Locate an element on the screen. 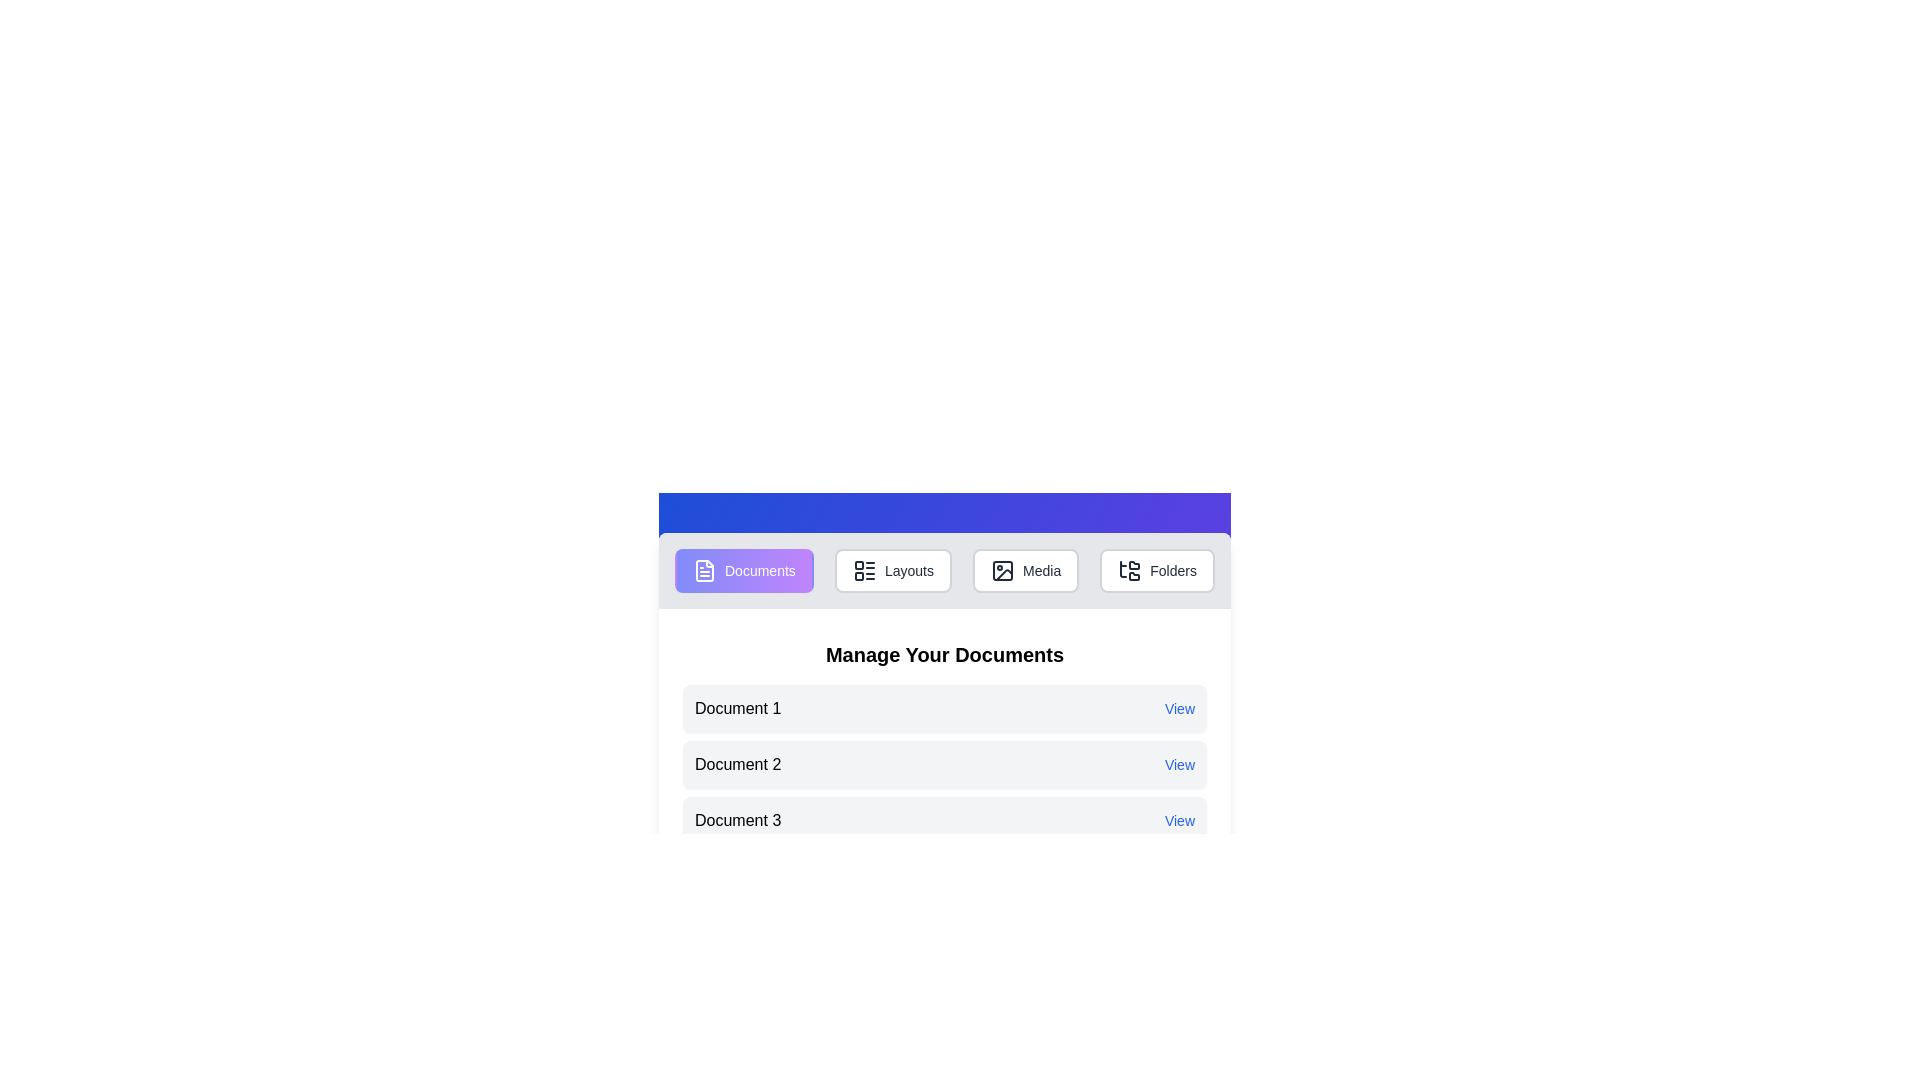 Image resolution: width=1920 pixels, height=1080 pixels. the 'Media' SVG icon located in the navigation row is located at coordinates (1003, 570).